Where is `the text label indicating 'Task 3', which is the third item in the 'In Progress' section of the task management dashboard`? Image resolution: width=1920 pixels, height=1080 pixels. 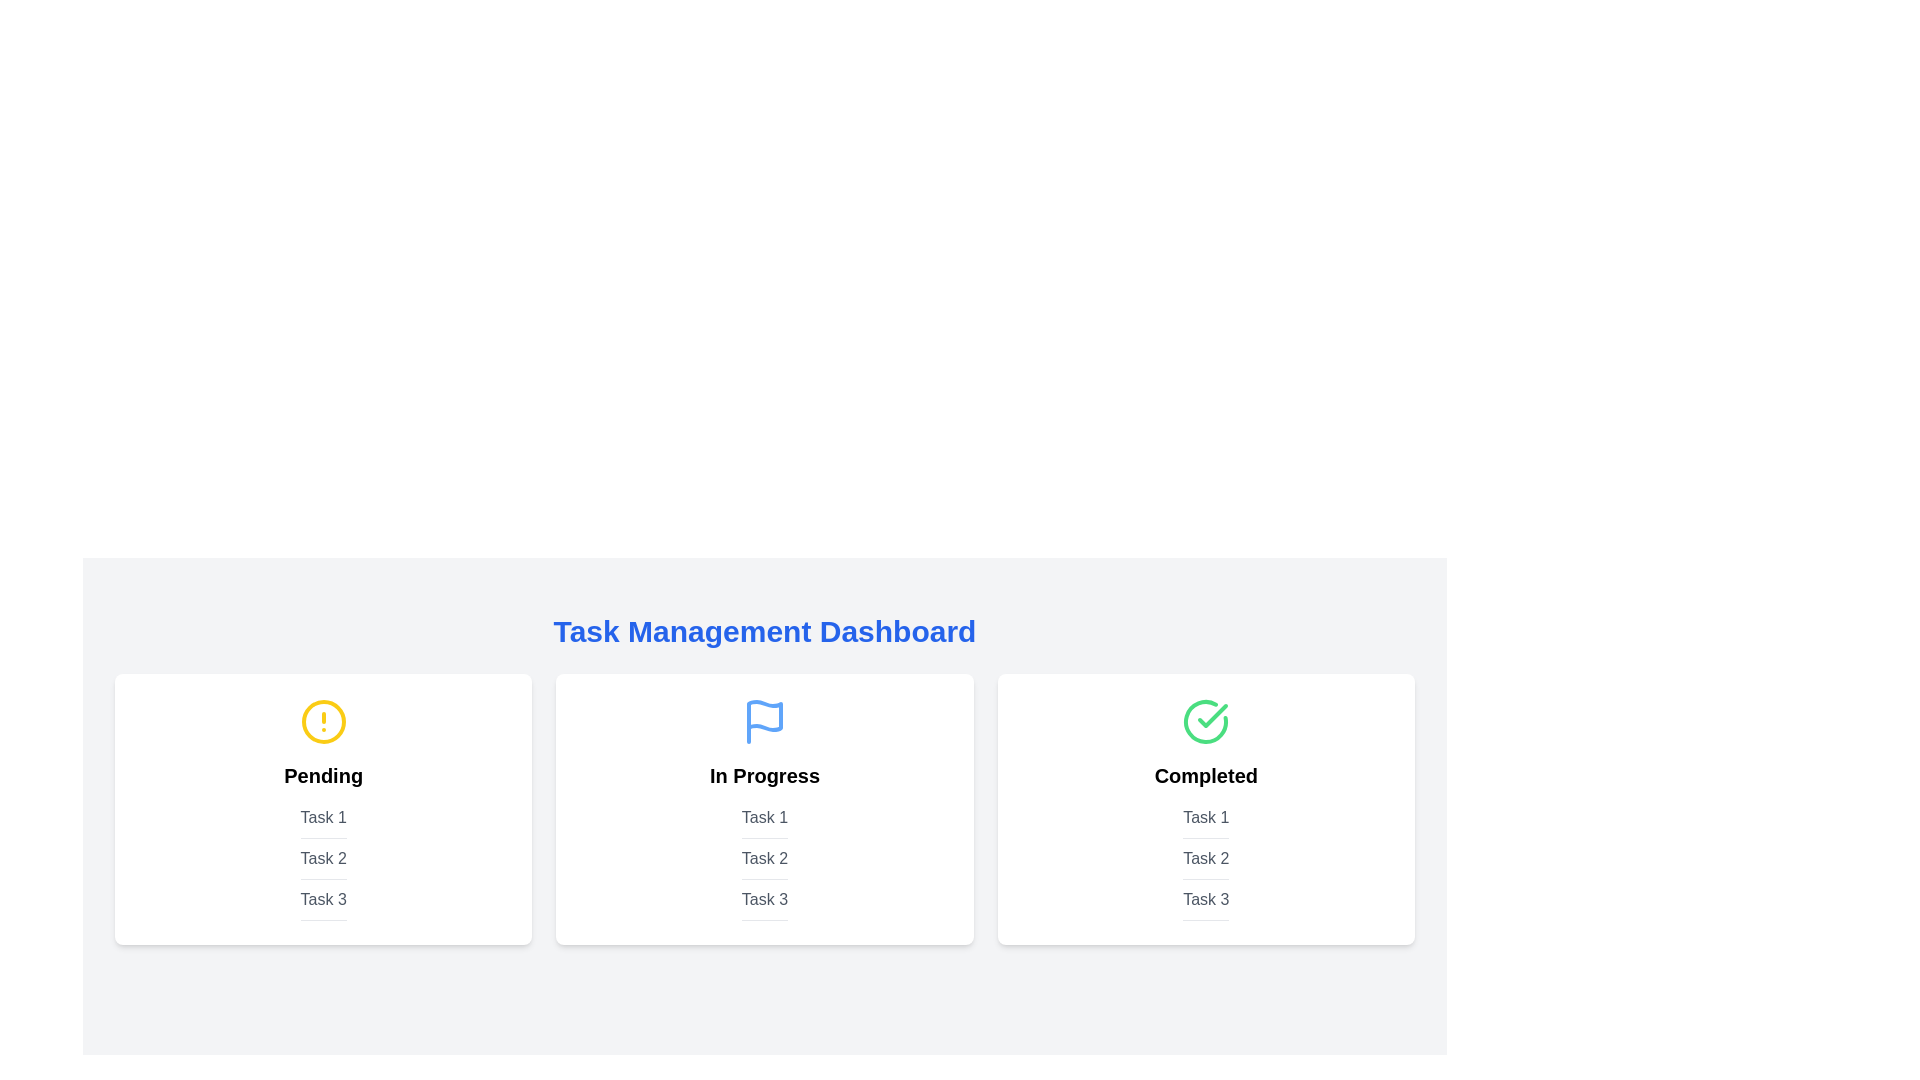
the text label indicating 'Task 3', which is the third item in the 'In Progress' section of the task management dashboard is located at coordinates (763, 904).